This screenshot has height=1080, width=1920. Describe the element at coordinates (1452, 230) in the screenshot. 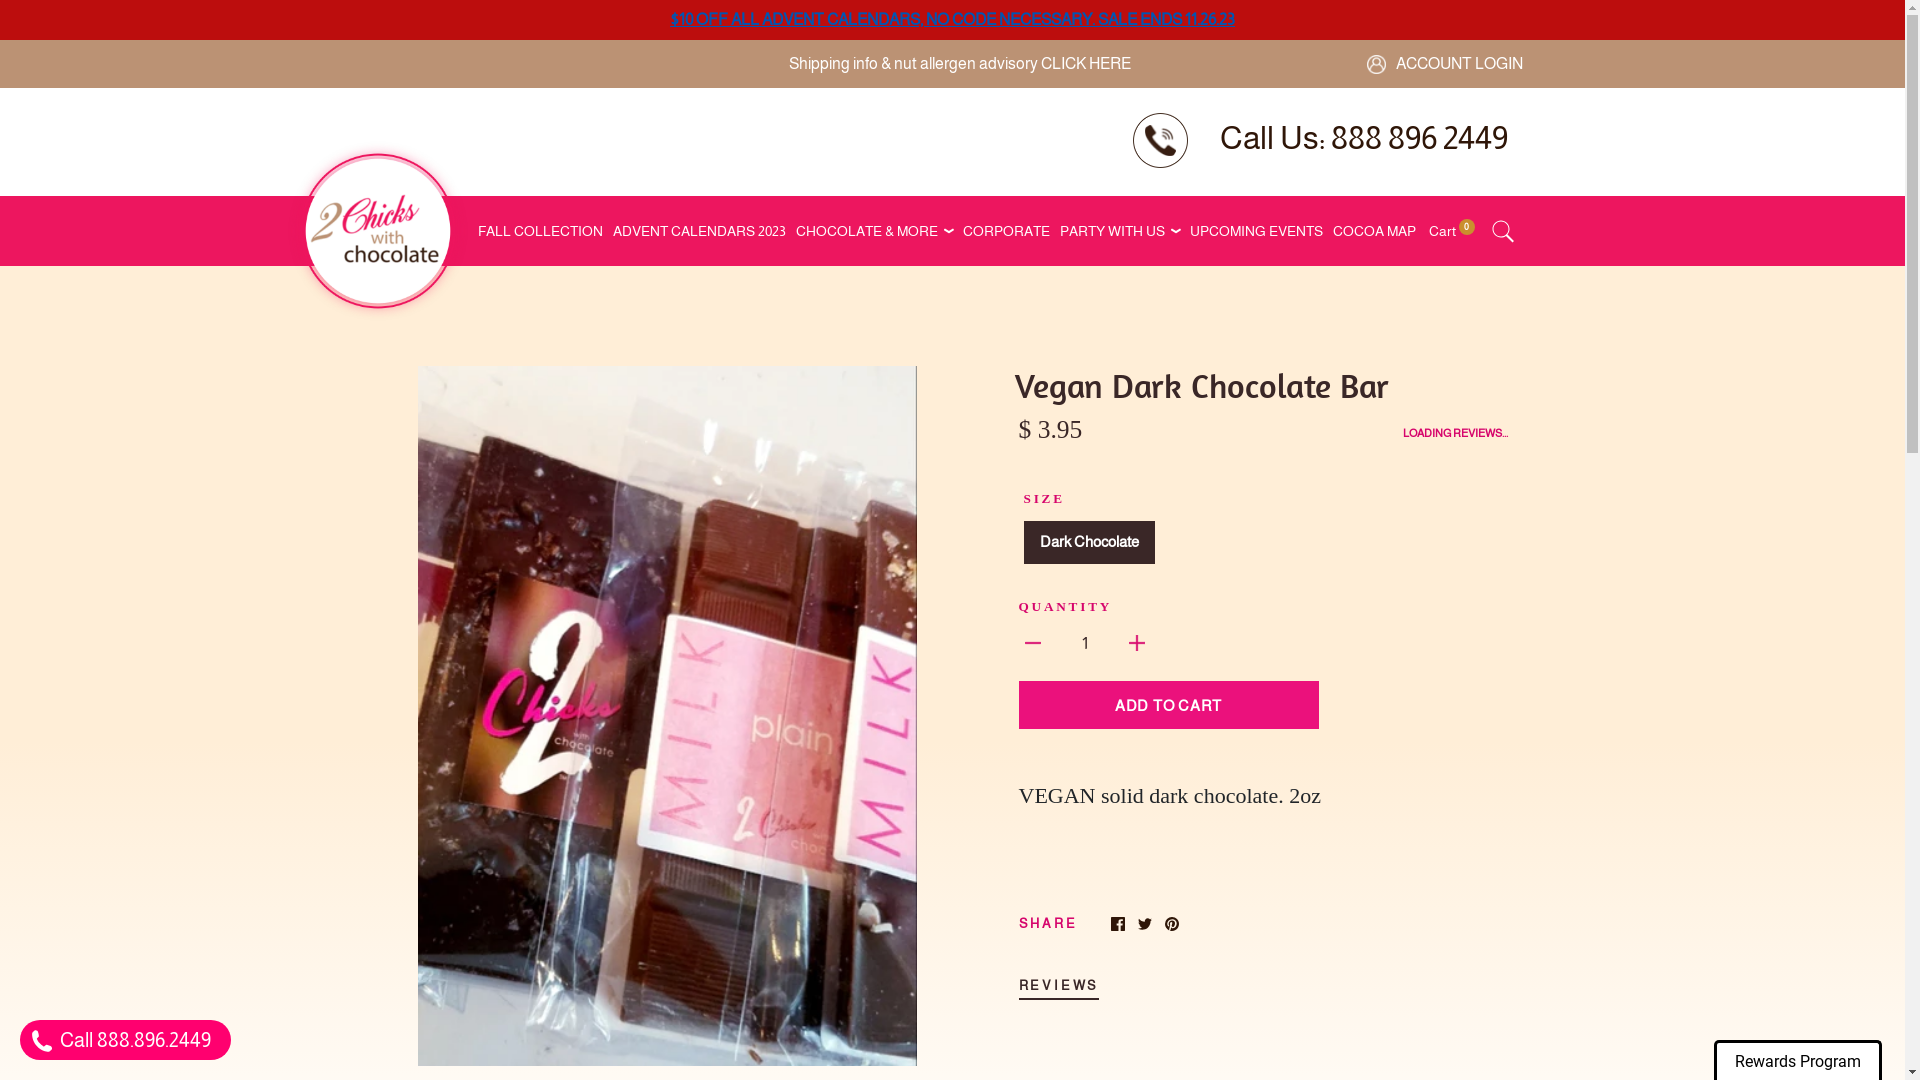

I see `'Cart 0'` at that location.